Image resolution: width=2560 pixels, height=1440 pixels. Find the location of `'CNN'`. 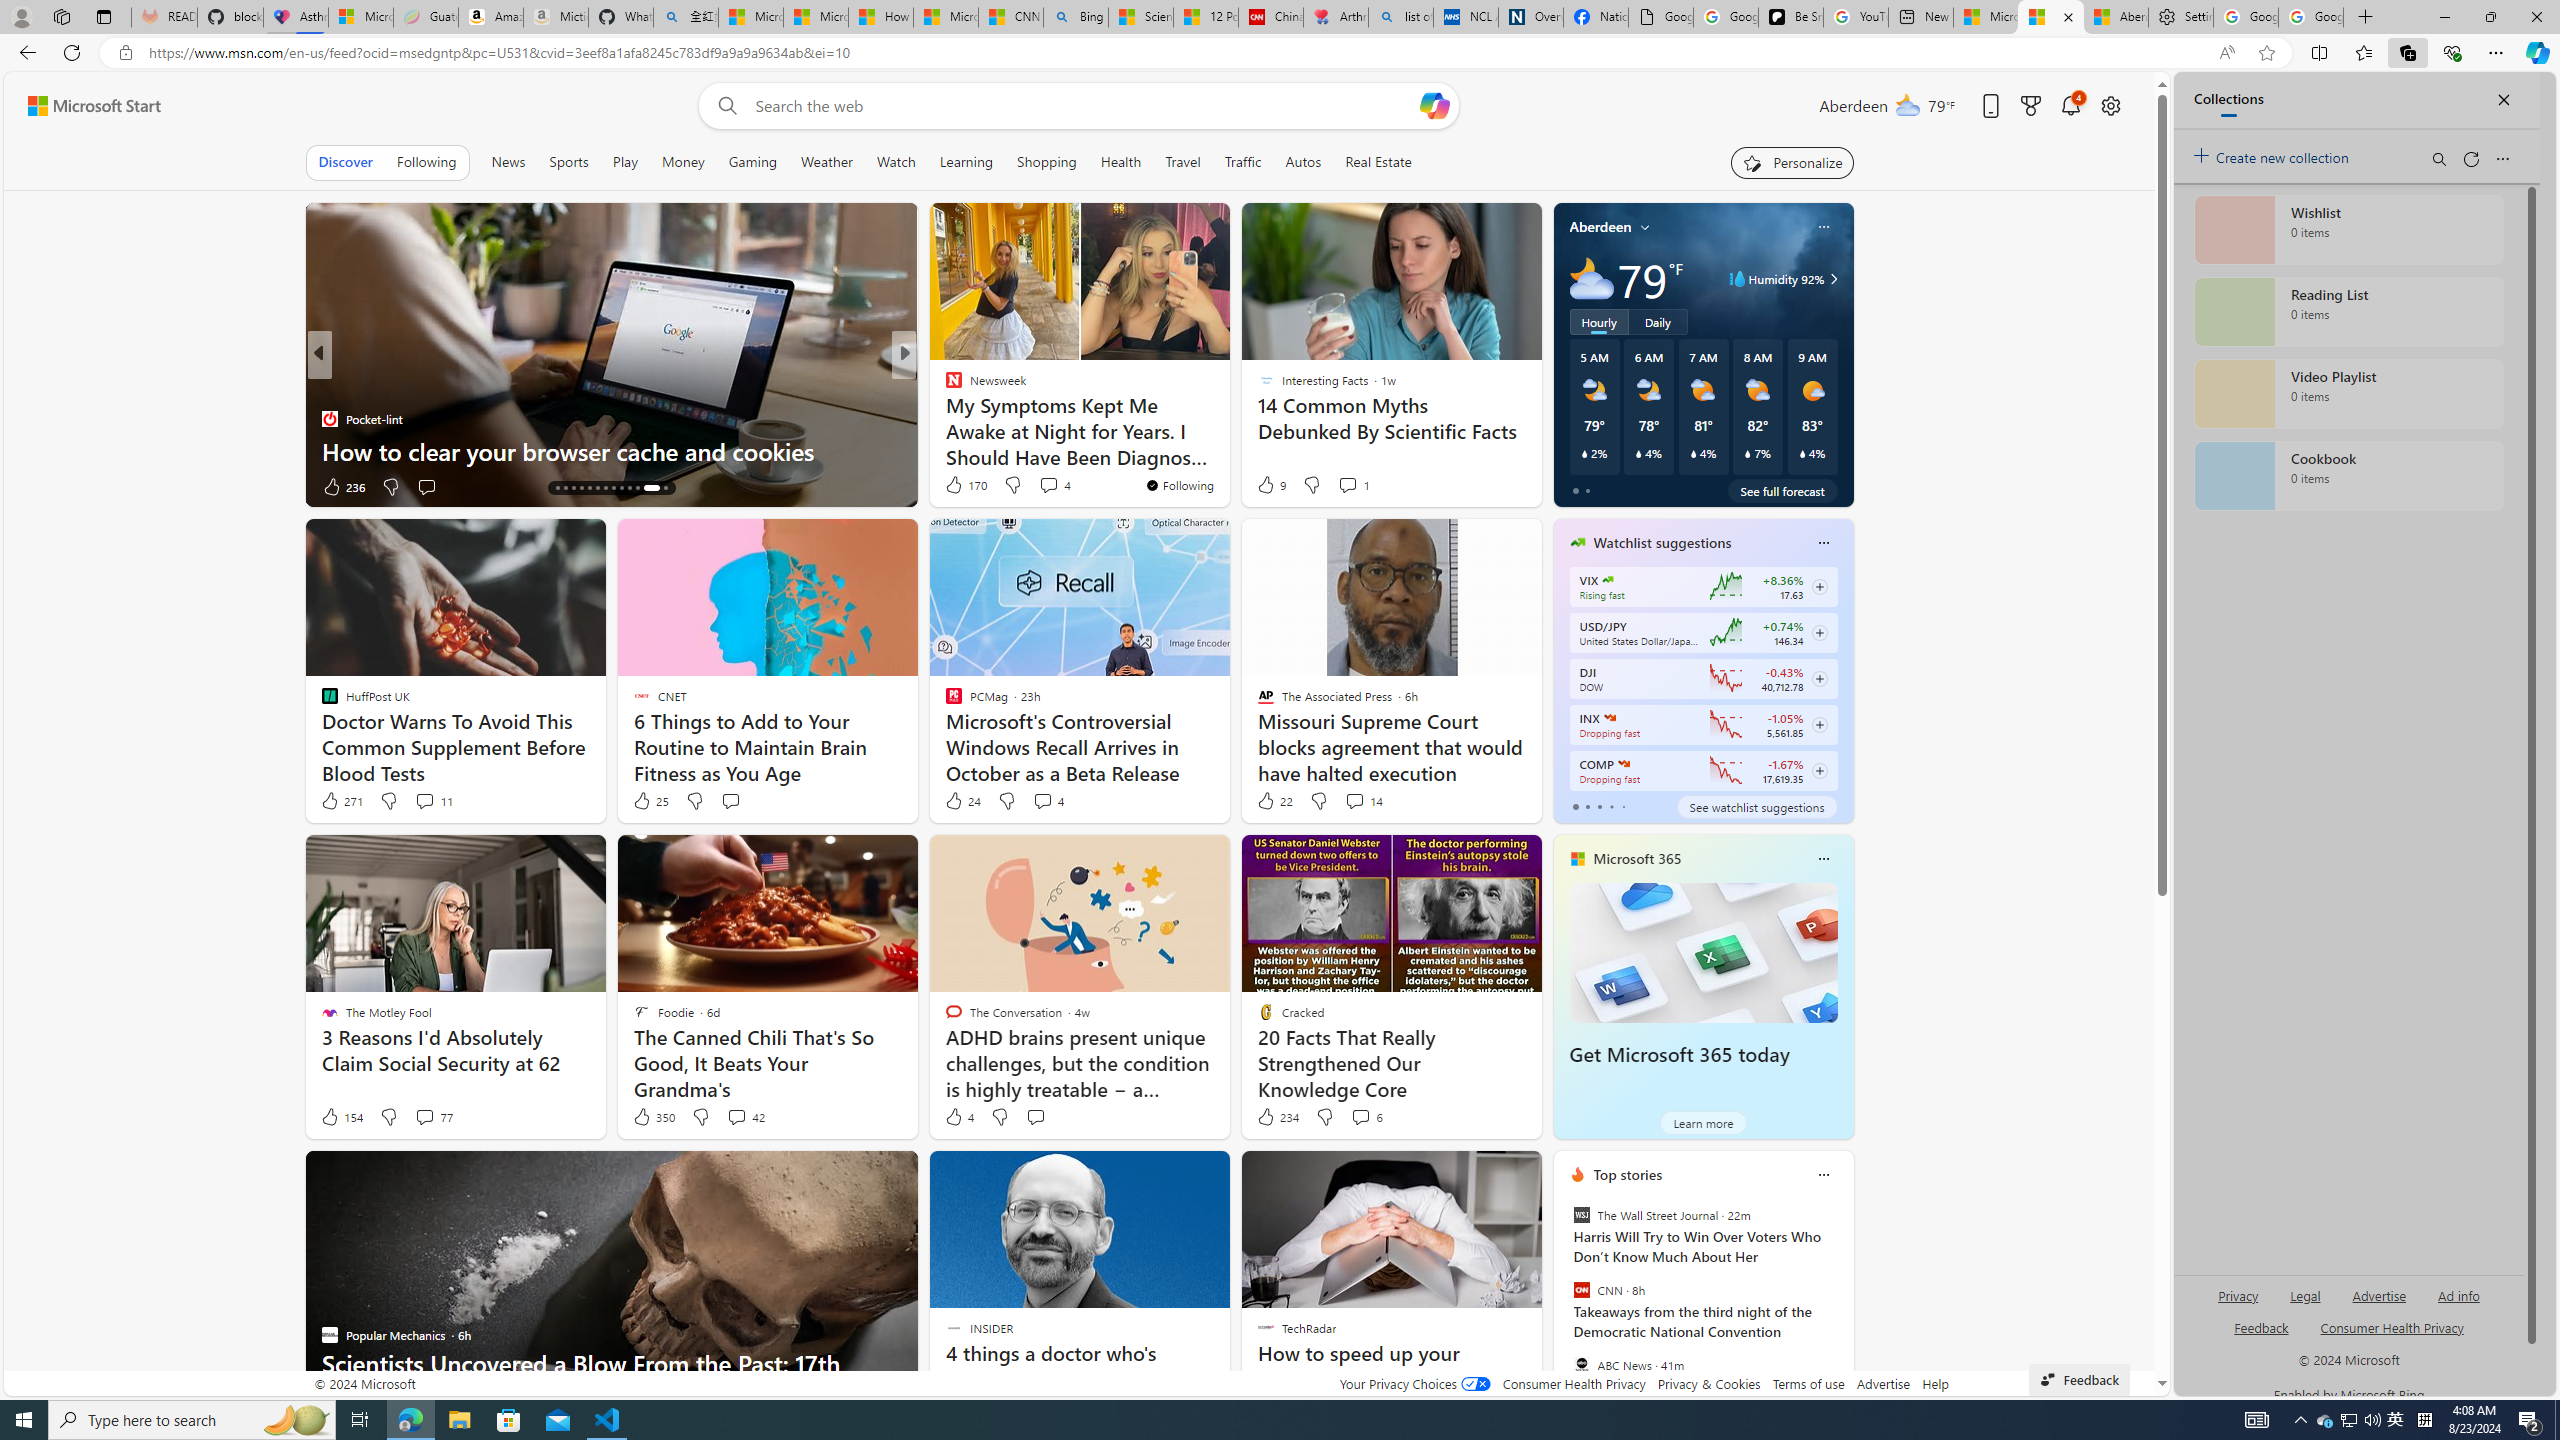

'CNN' is located at coordinates (1579, 1290).